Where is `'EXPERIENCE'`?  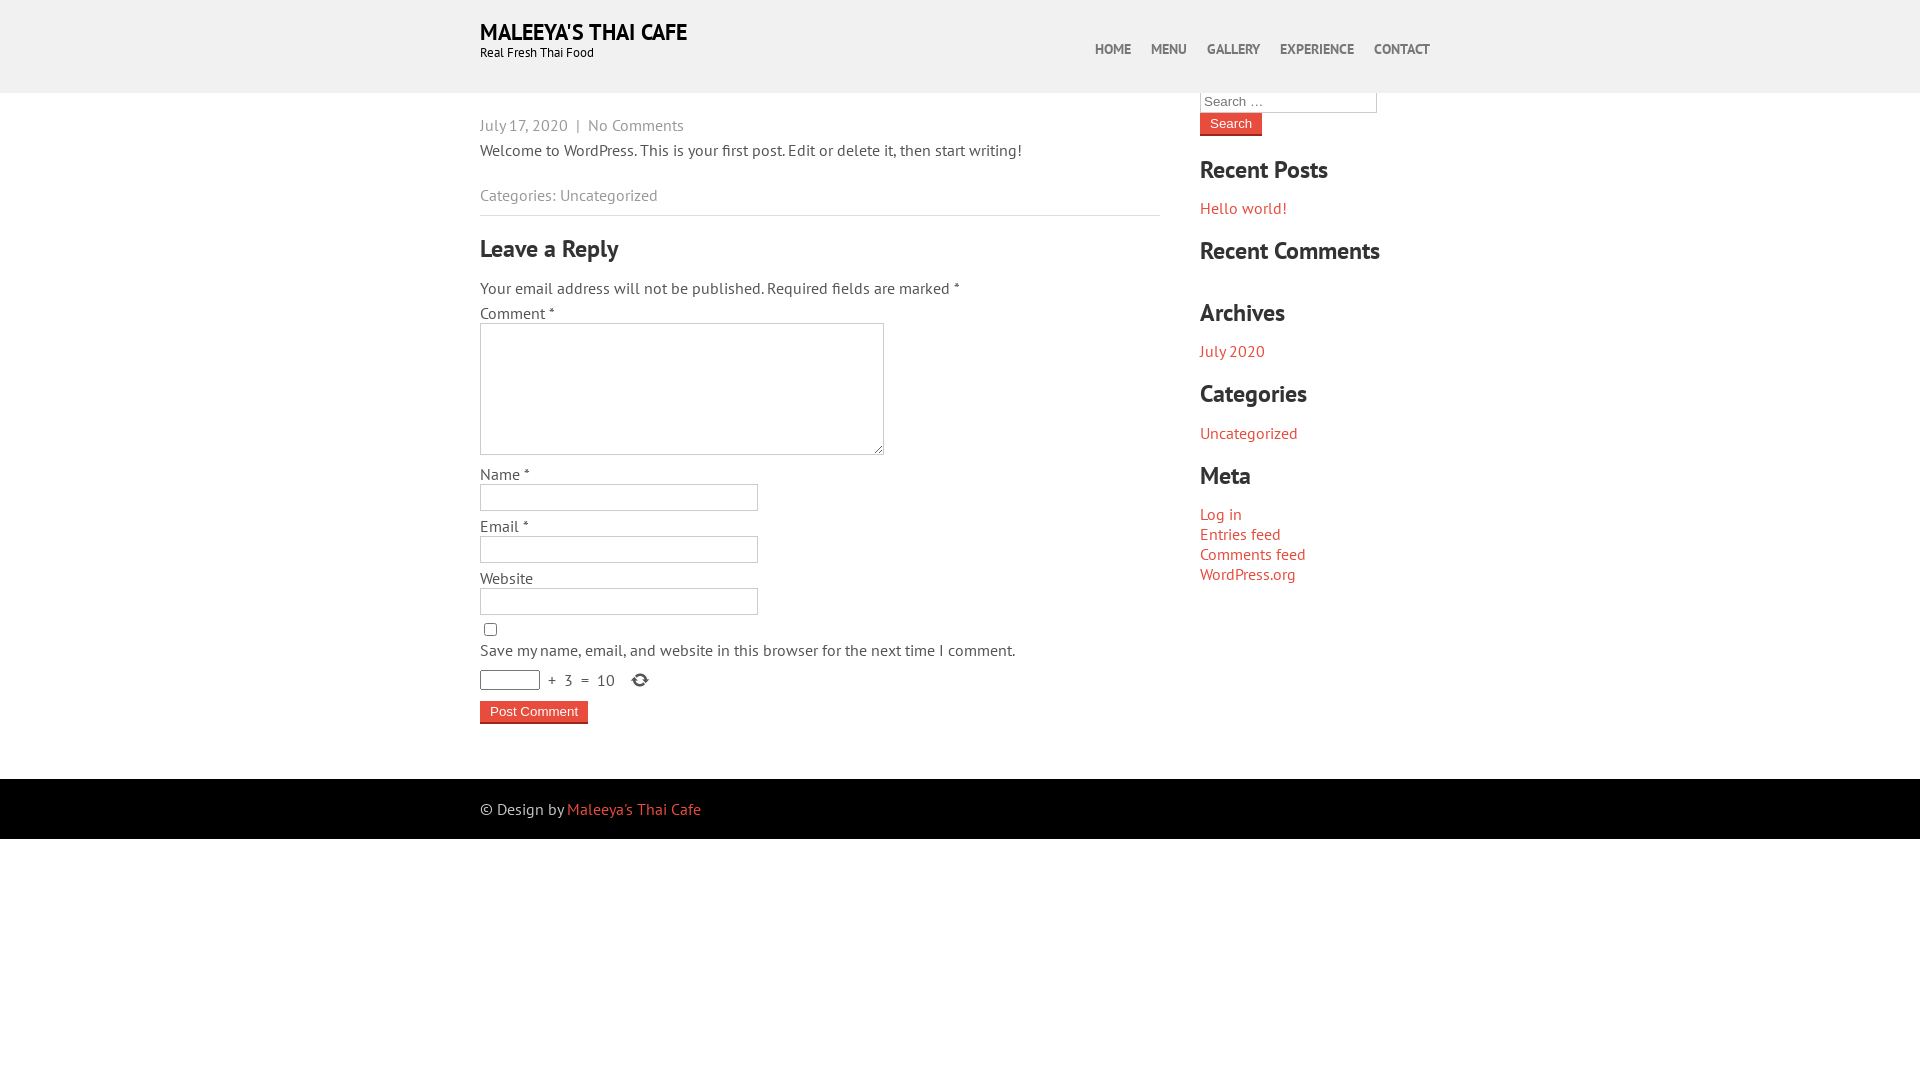 'EXPERIENCE' is located at coordinates (1316, 48).